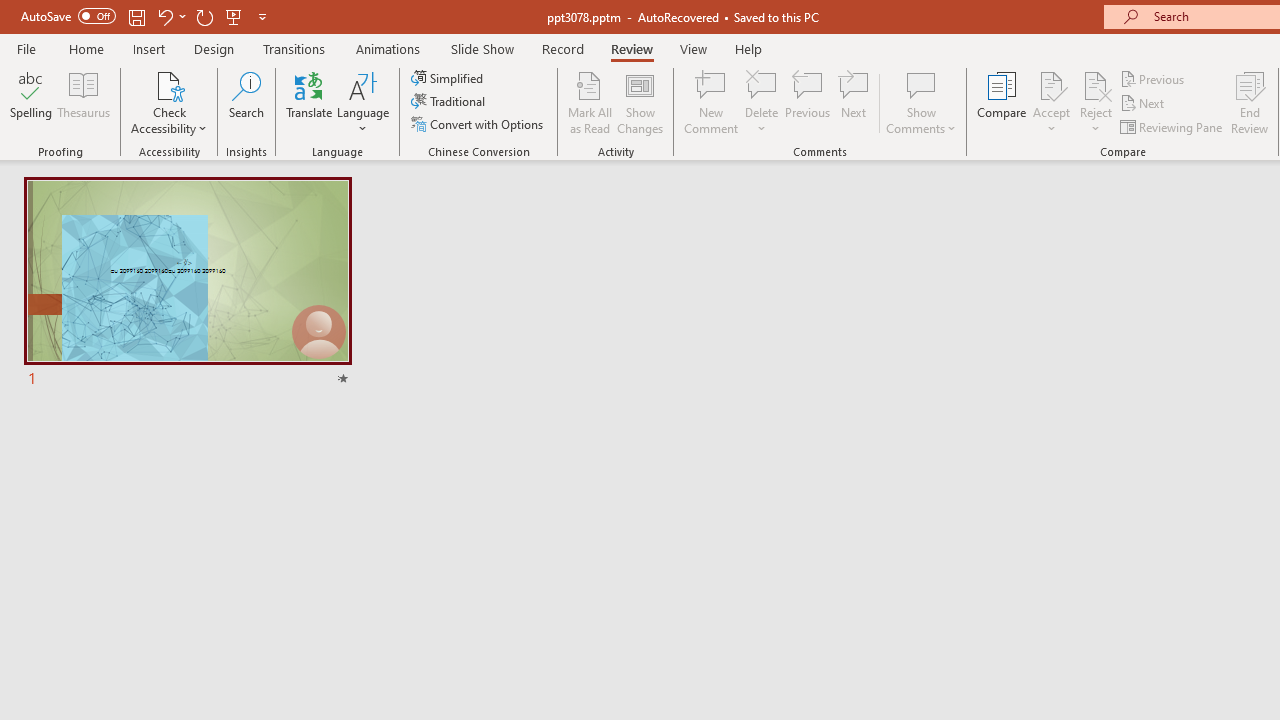 Image resolution: width=1280 pixels, height=720 pixels. I want to click on 'Delete', so click(761, 84).